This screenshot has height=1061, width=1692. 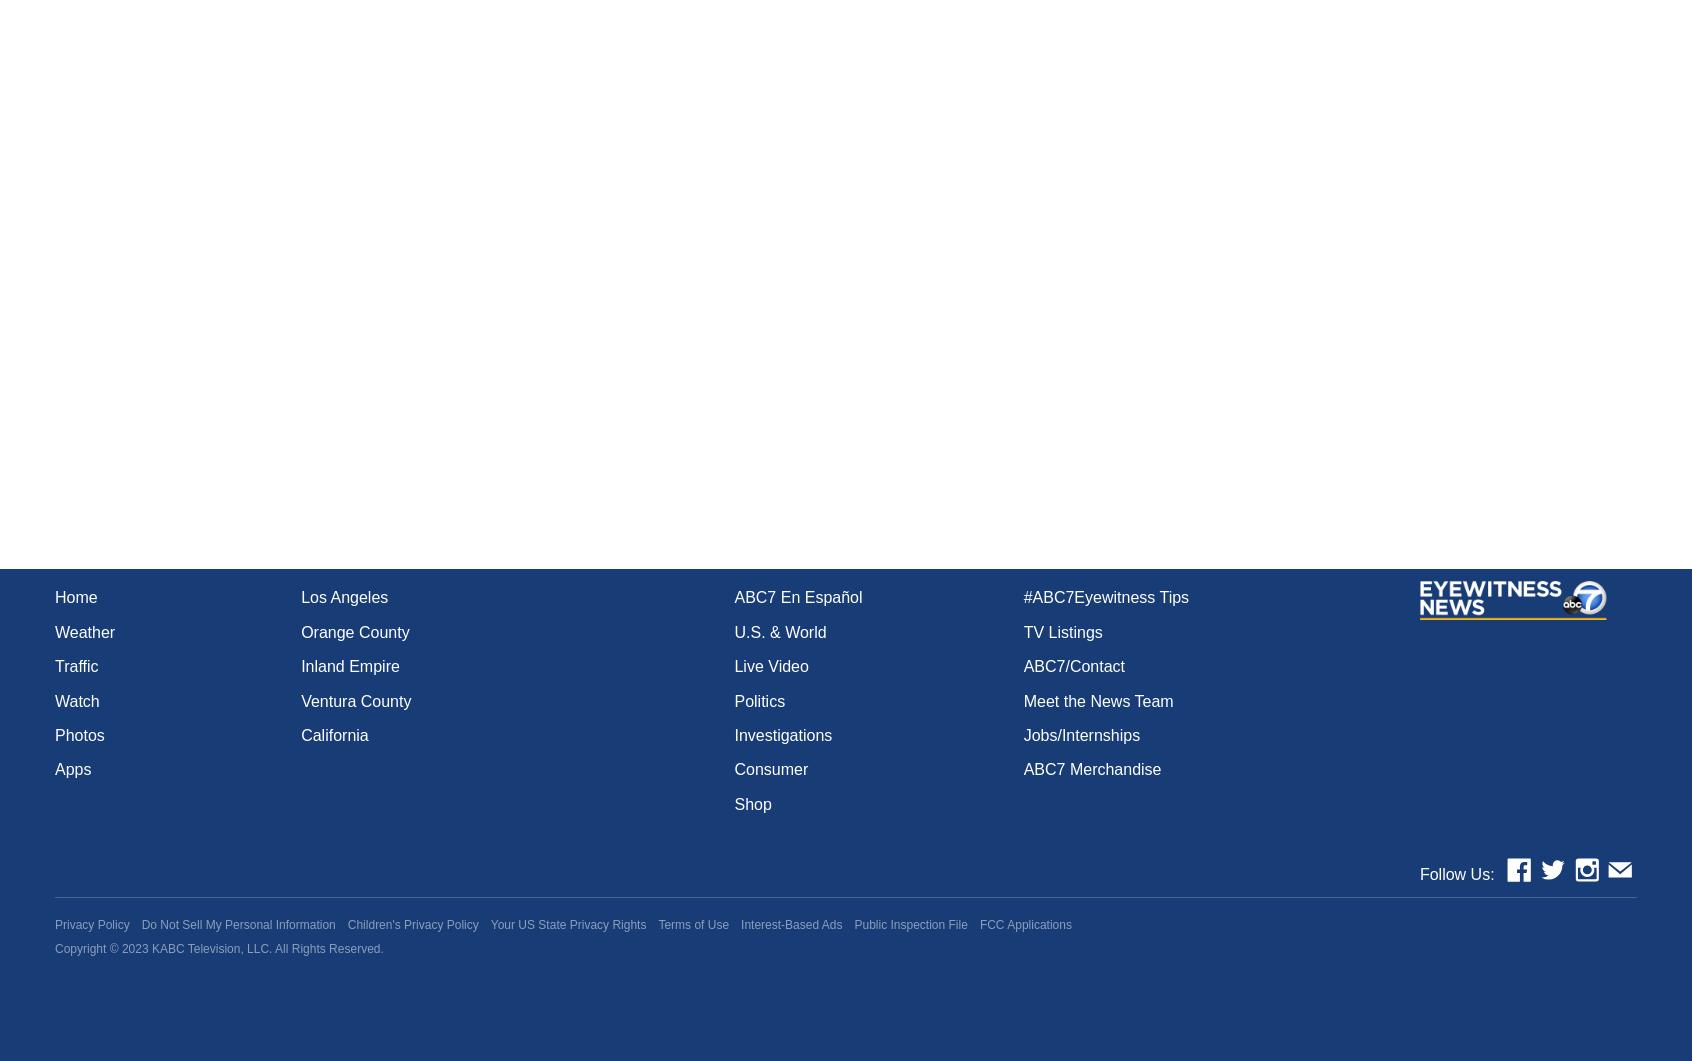 I want to click on 'Your US State Privacy Rights', so click(x=567, y=923).